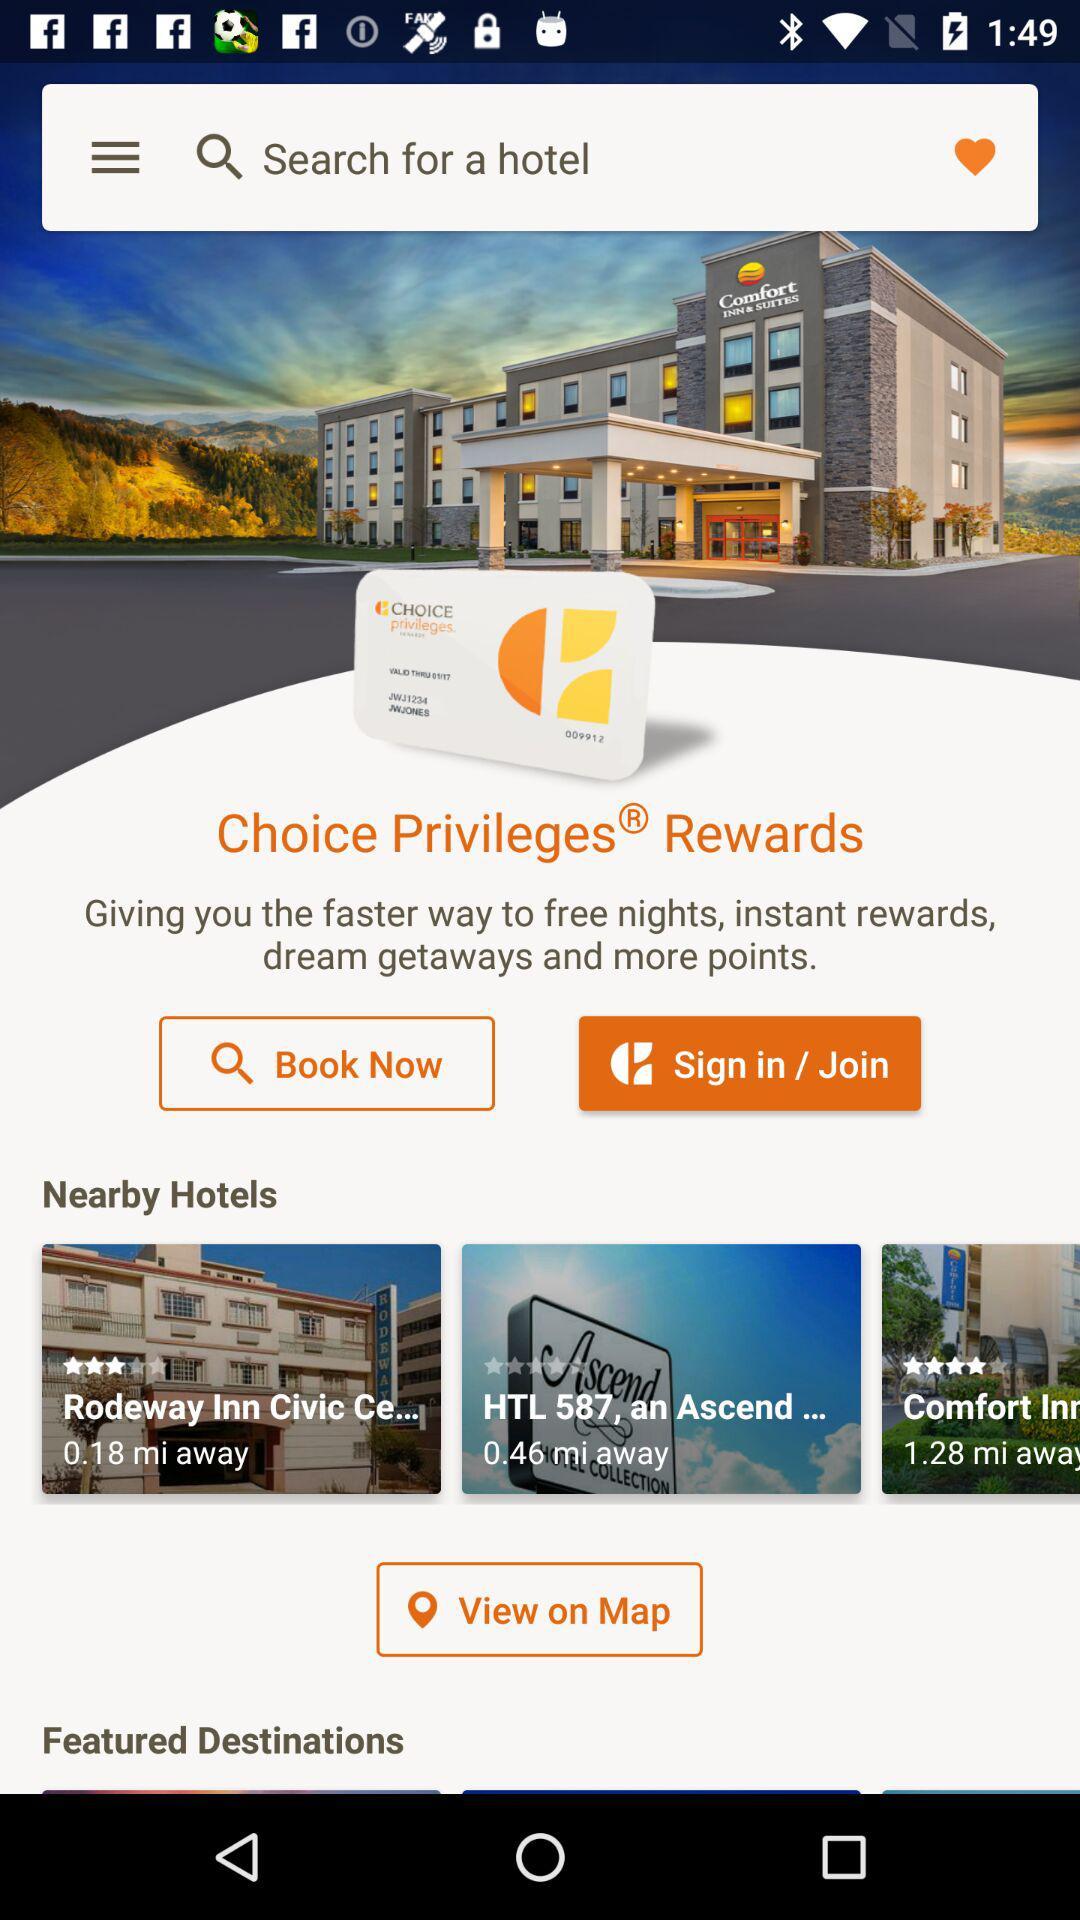 The image size is (1080, 1920). Describe the element at coordinates (661, 1368) in the screenshot. I see `for hotel ascend` at that location.